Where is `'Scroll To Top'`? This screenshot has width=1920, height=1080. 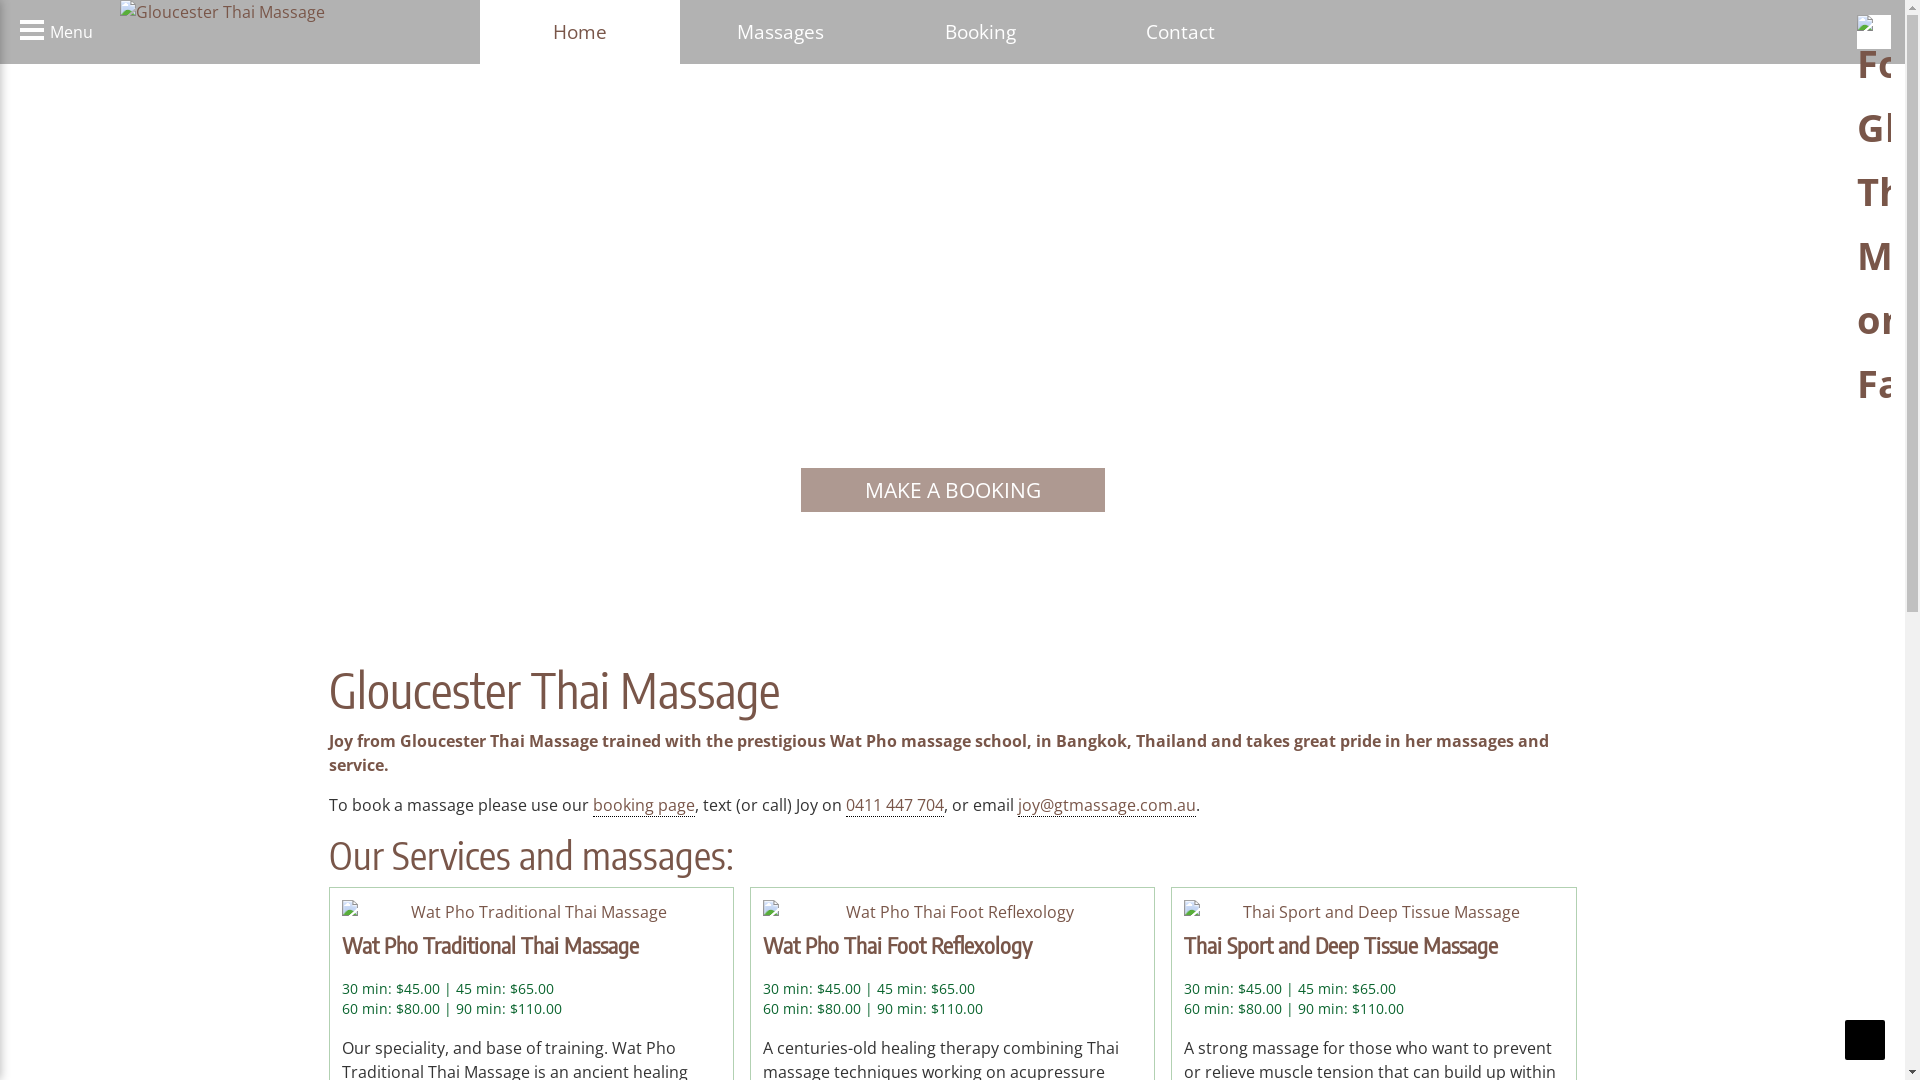
'Scroll To Top' is located at coordinates (1864, 1039).